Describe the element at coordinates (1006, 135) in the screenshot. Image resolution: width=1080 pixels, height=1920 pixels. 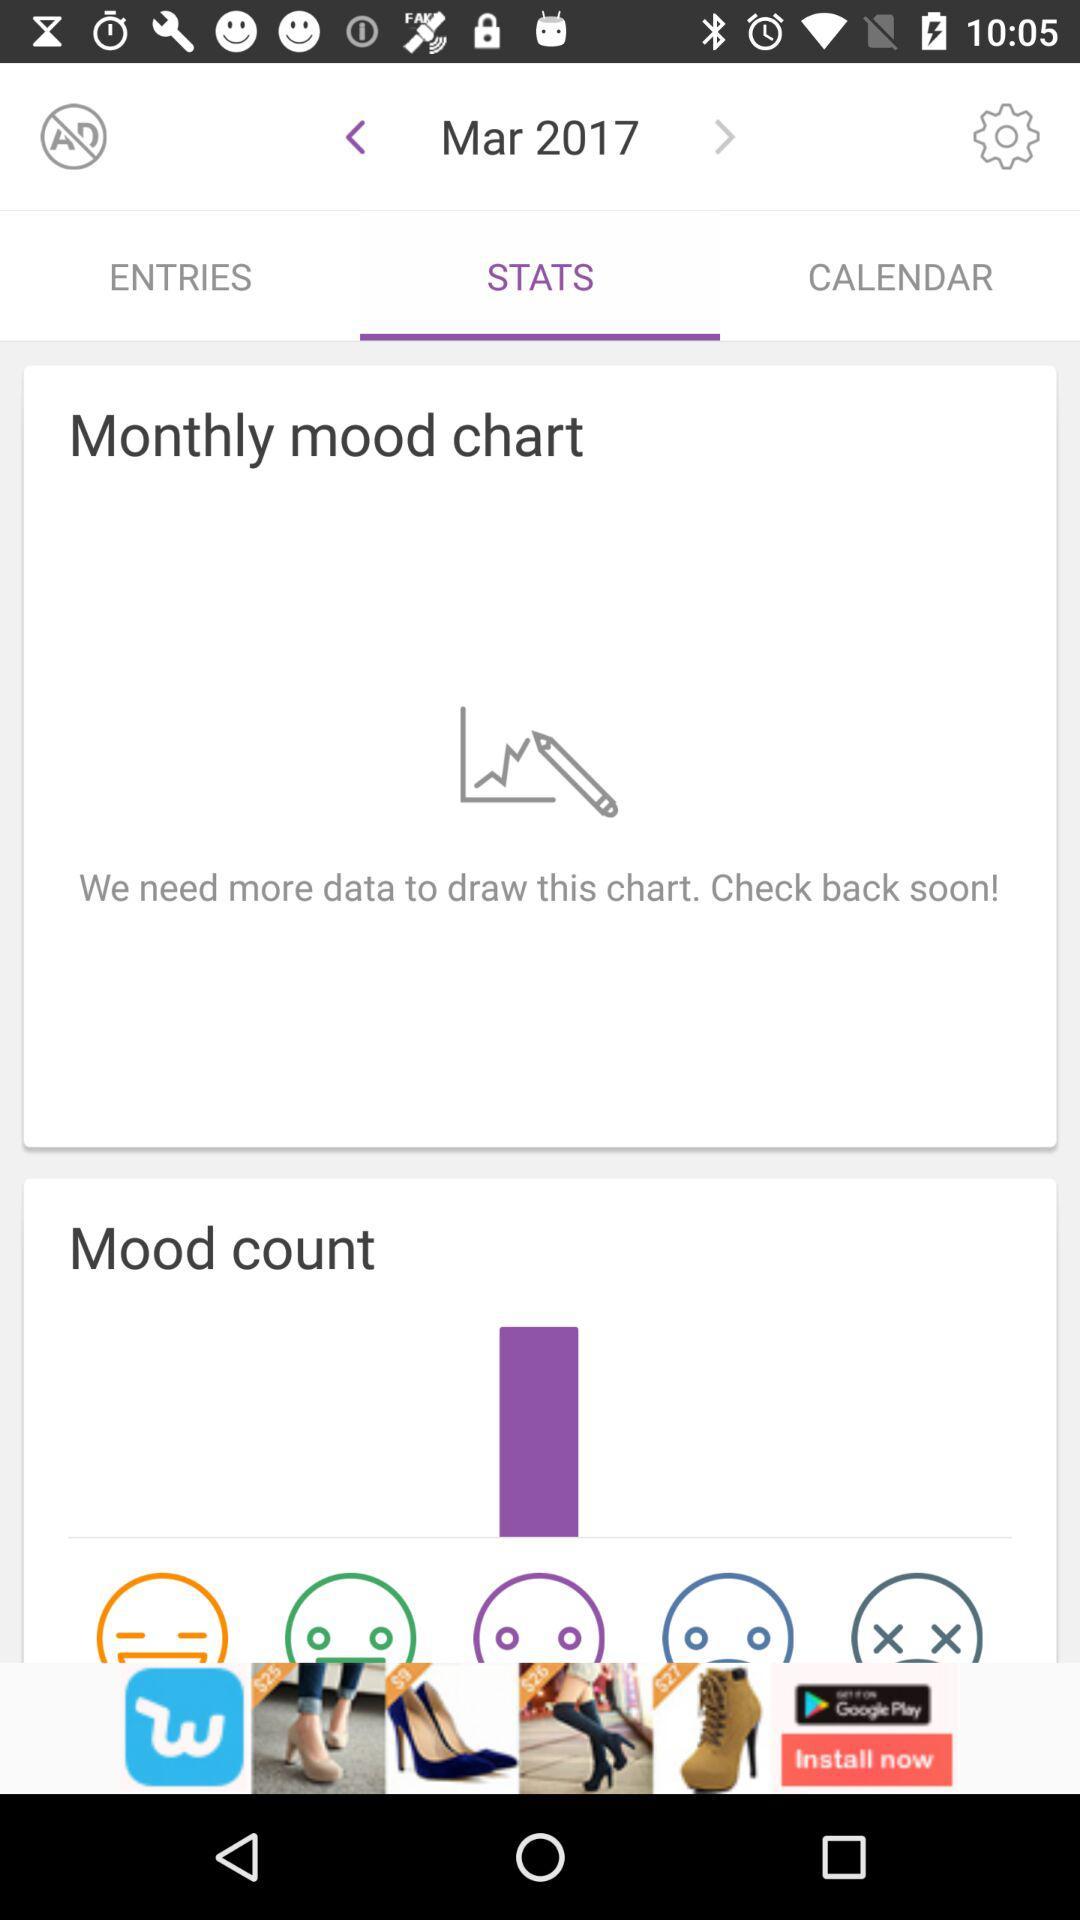
I see `settings` at that location.